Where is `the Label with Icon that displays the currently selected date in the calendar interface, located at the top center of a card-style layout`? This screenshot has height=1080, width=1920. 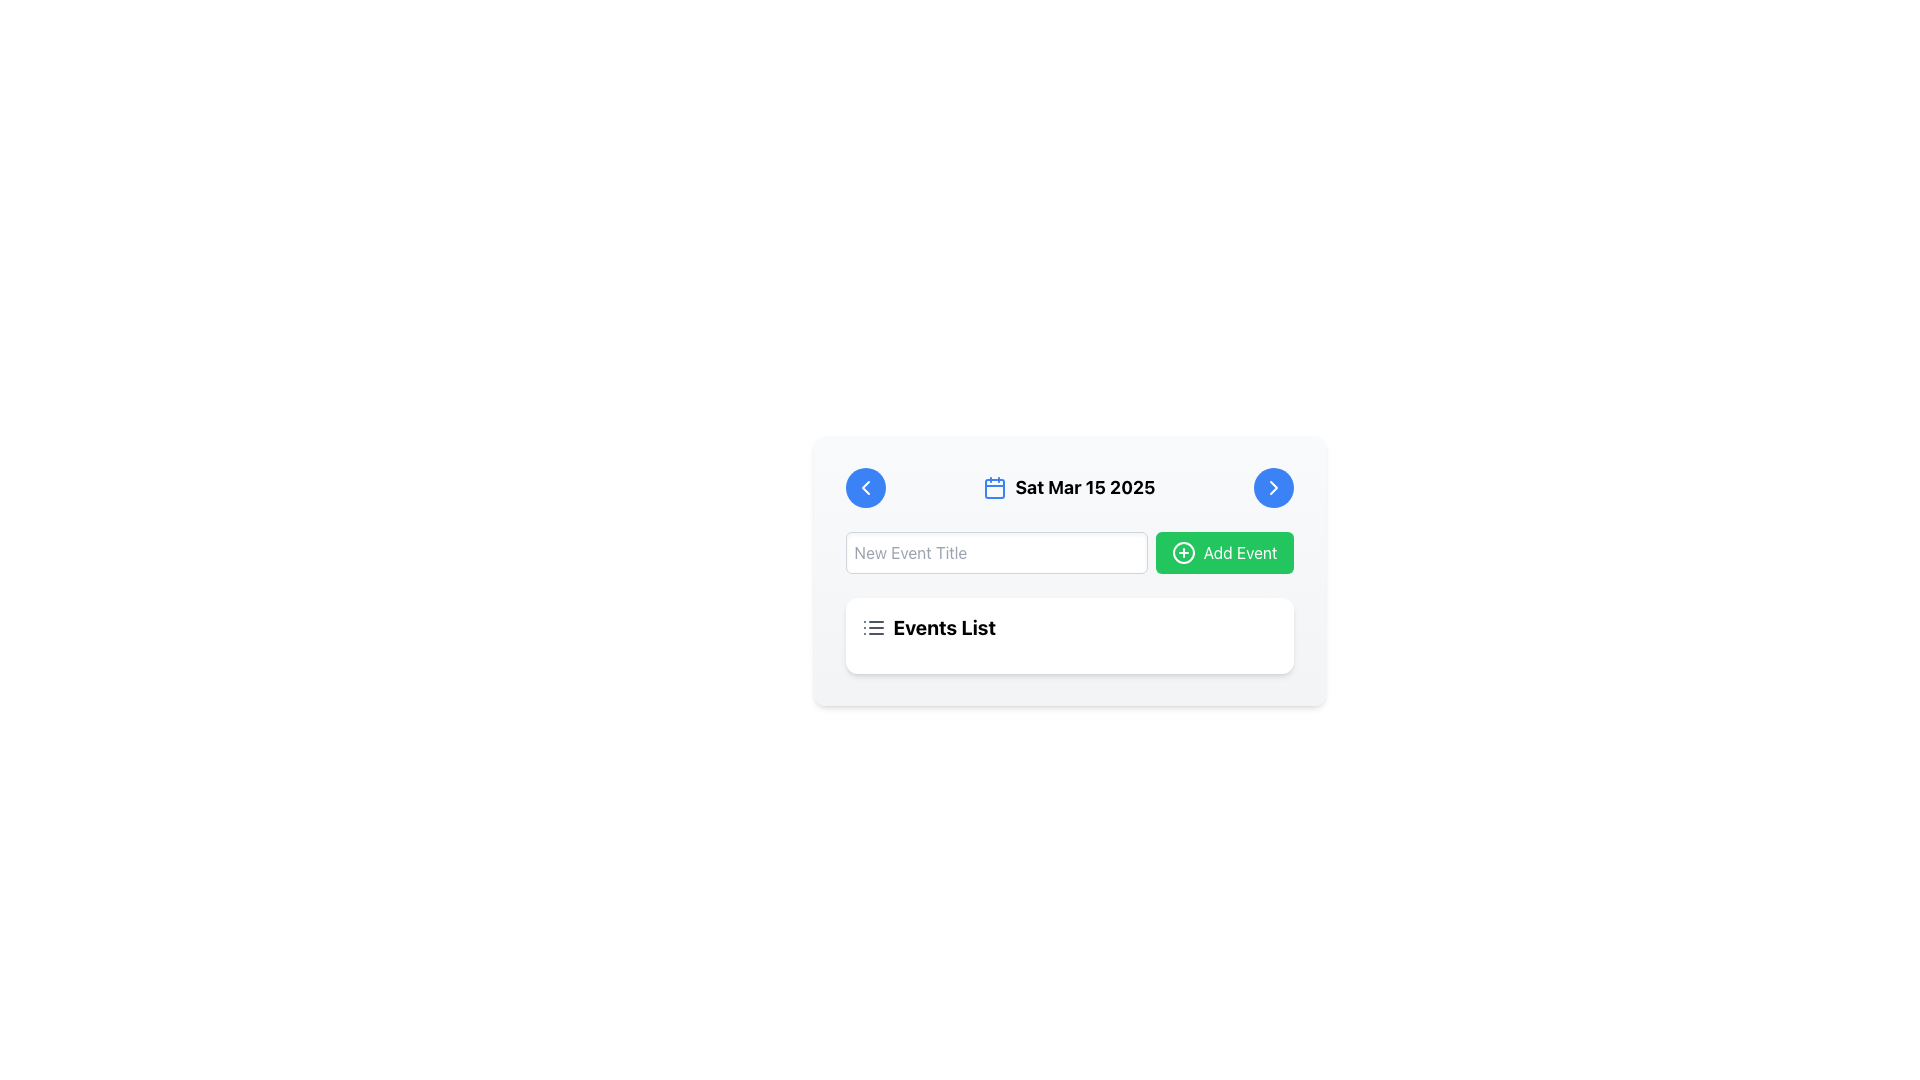 the Label with Icon that displays the currently selected date in the calendar interface, located at the top center of a card-style layout is located at coordinates (1068, 488).